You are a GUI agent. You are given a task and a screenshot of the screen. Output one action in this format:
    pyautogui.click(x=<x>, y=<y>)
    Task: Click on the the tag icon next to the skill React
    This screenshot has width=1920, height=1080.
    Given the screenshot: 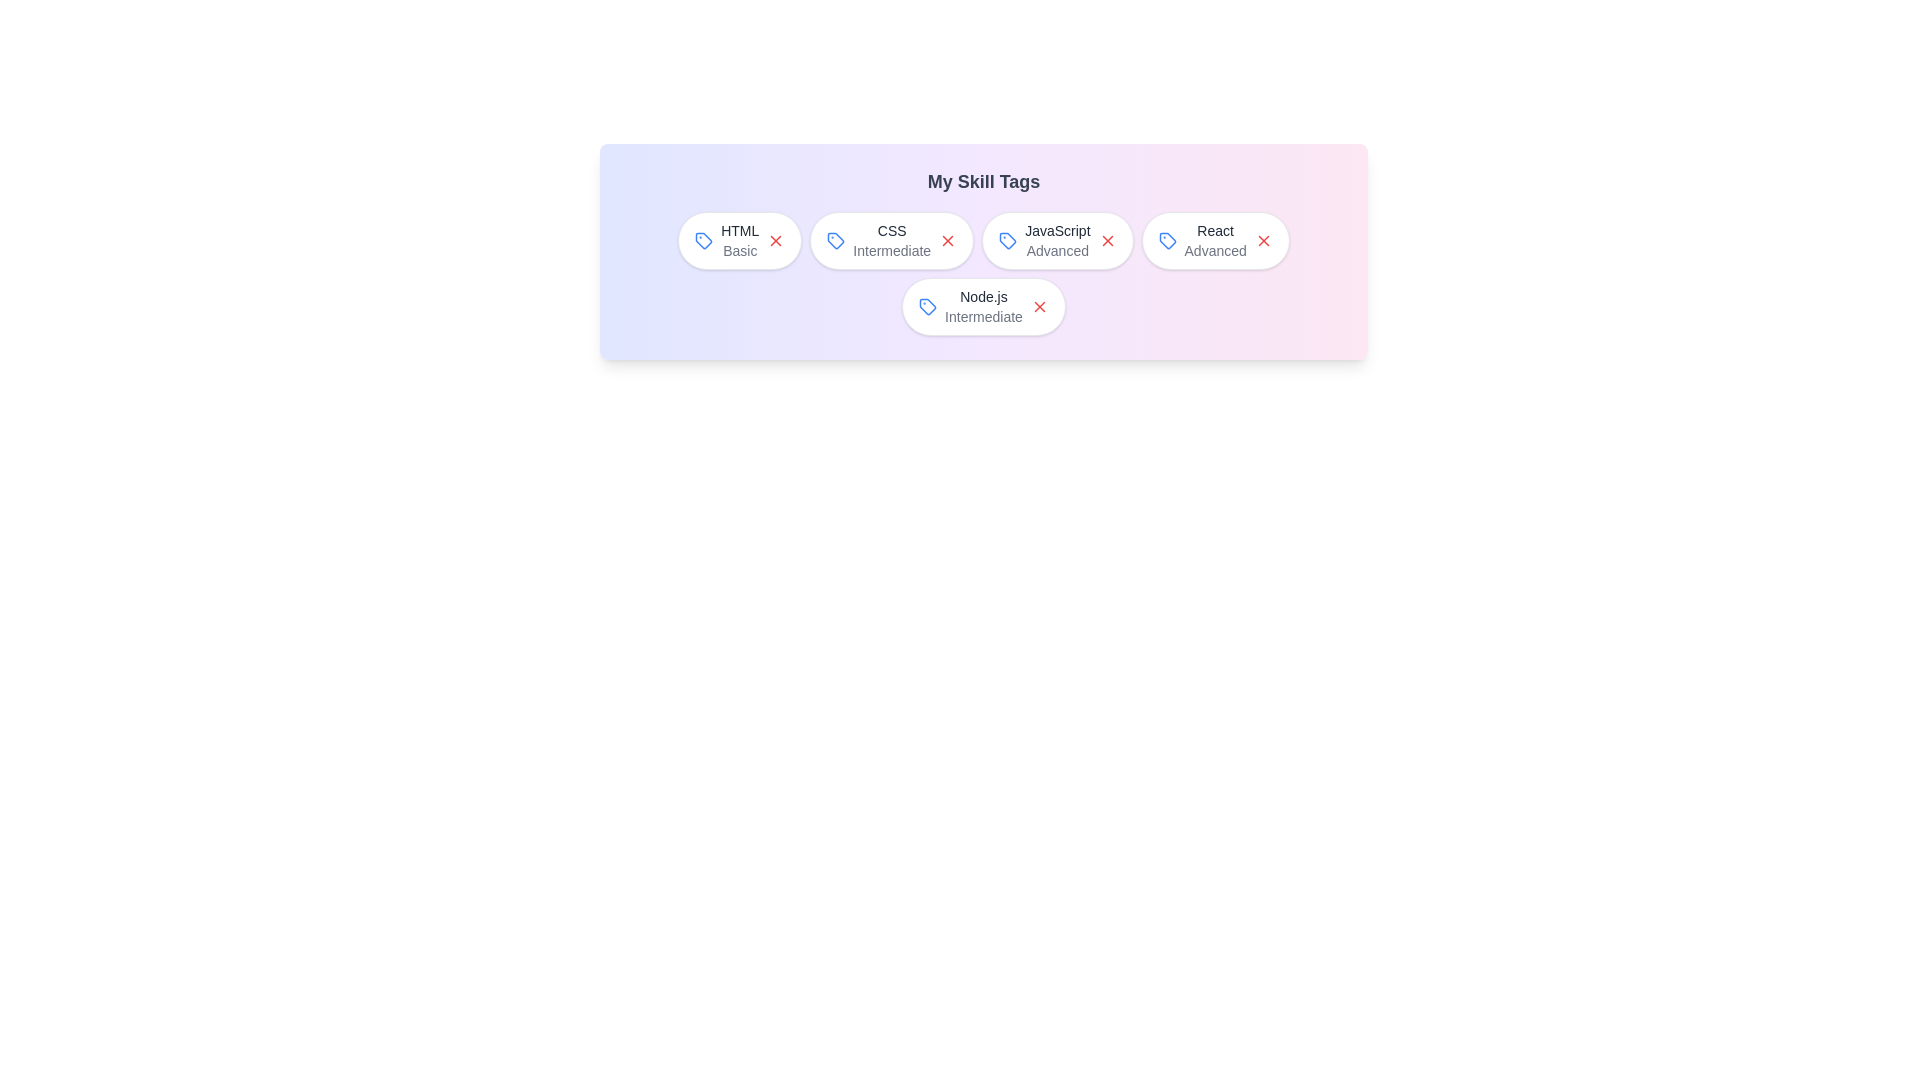 What is the action you would take?
    pyautogui.click(x=1167, y=239)
    